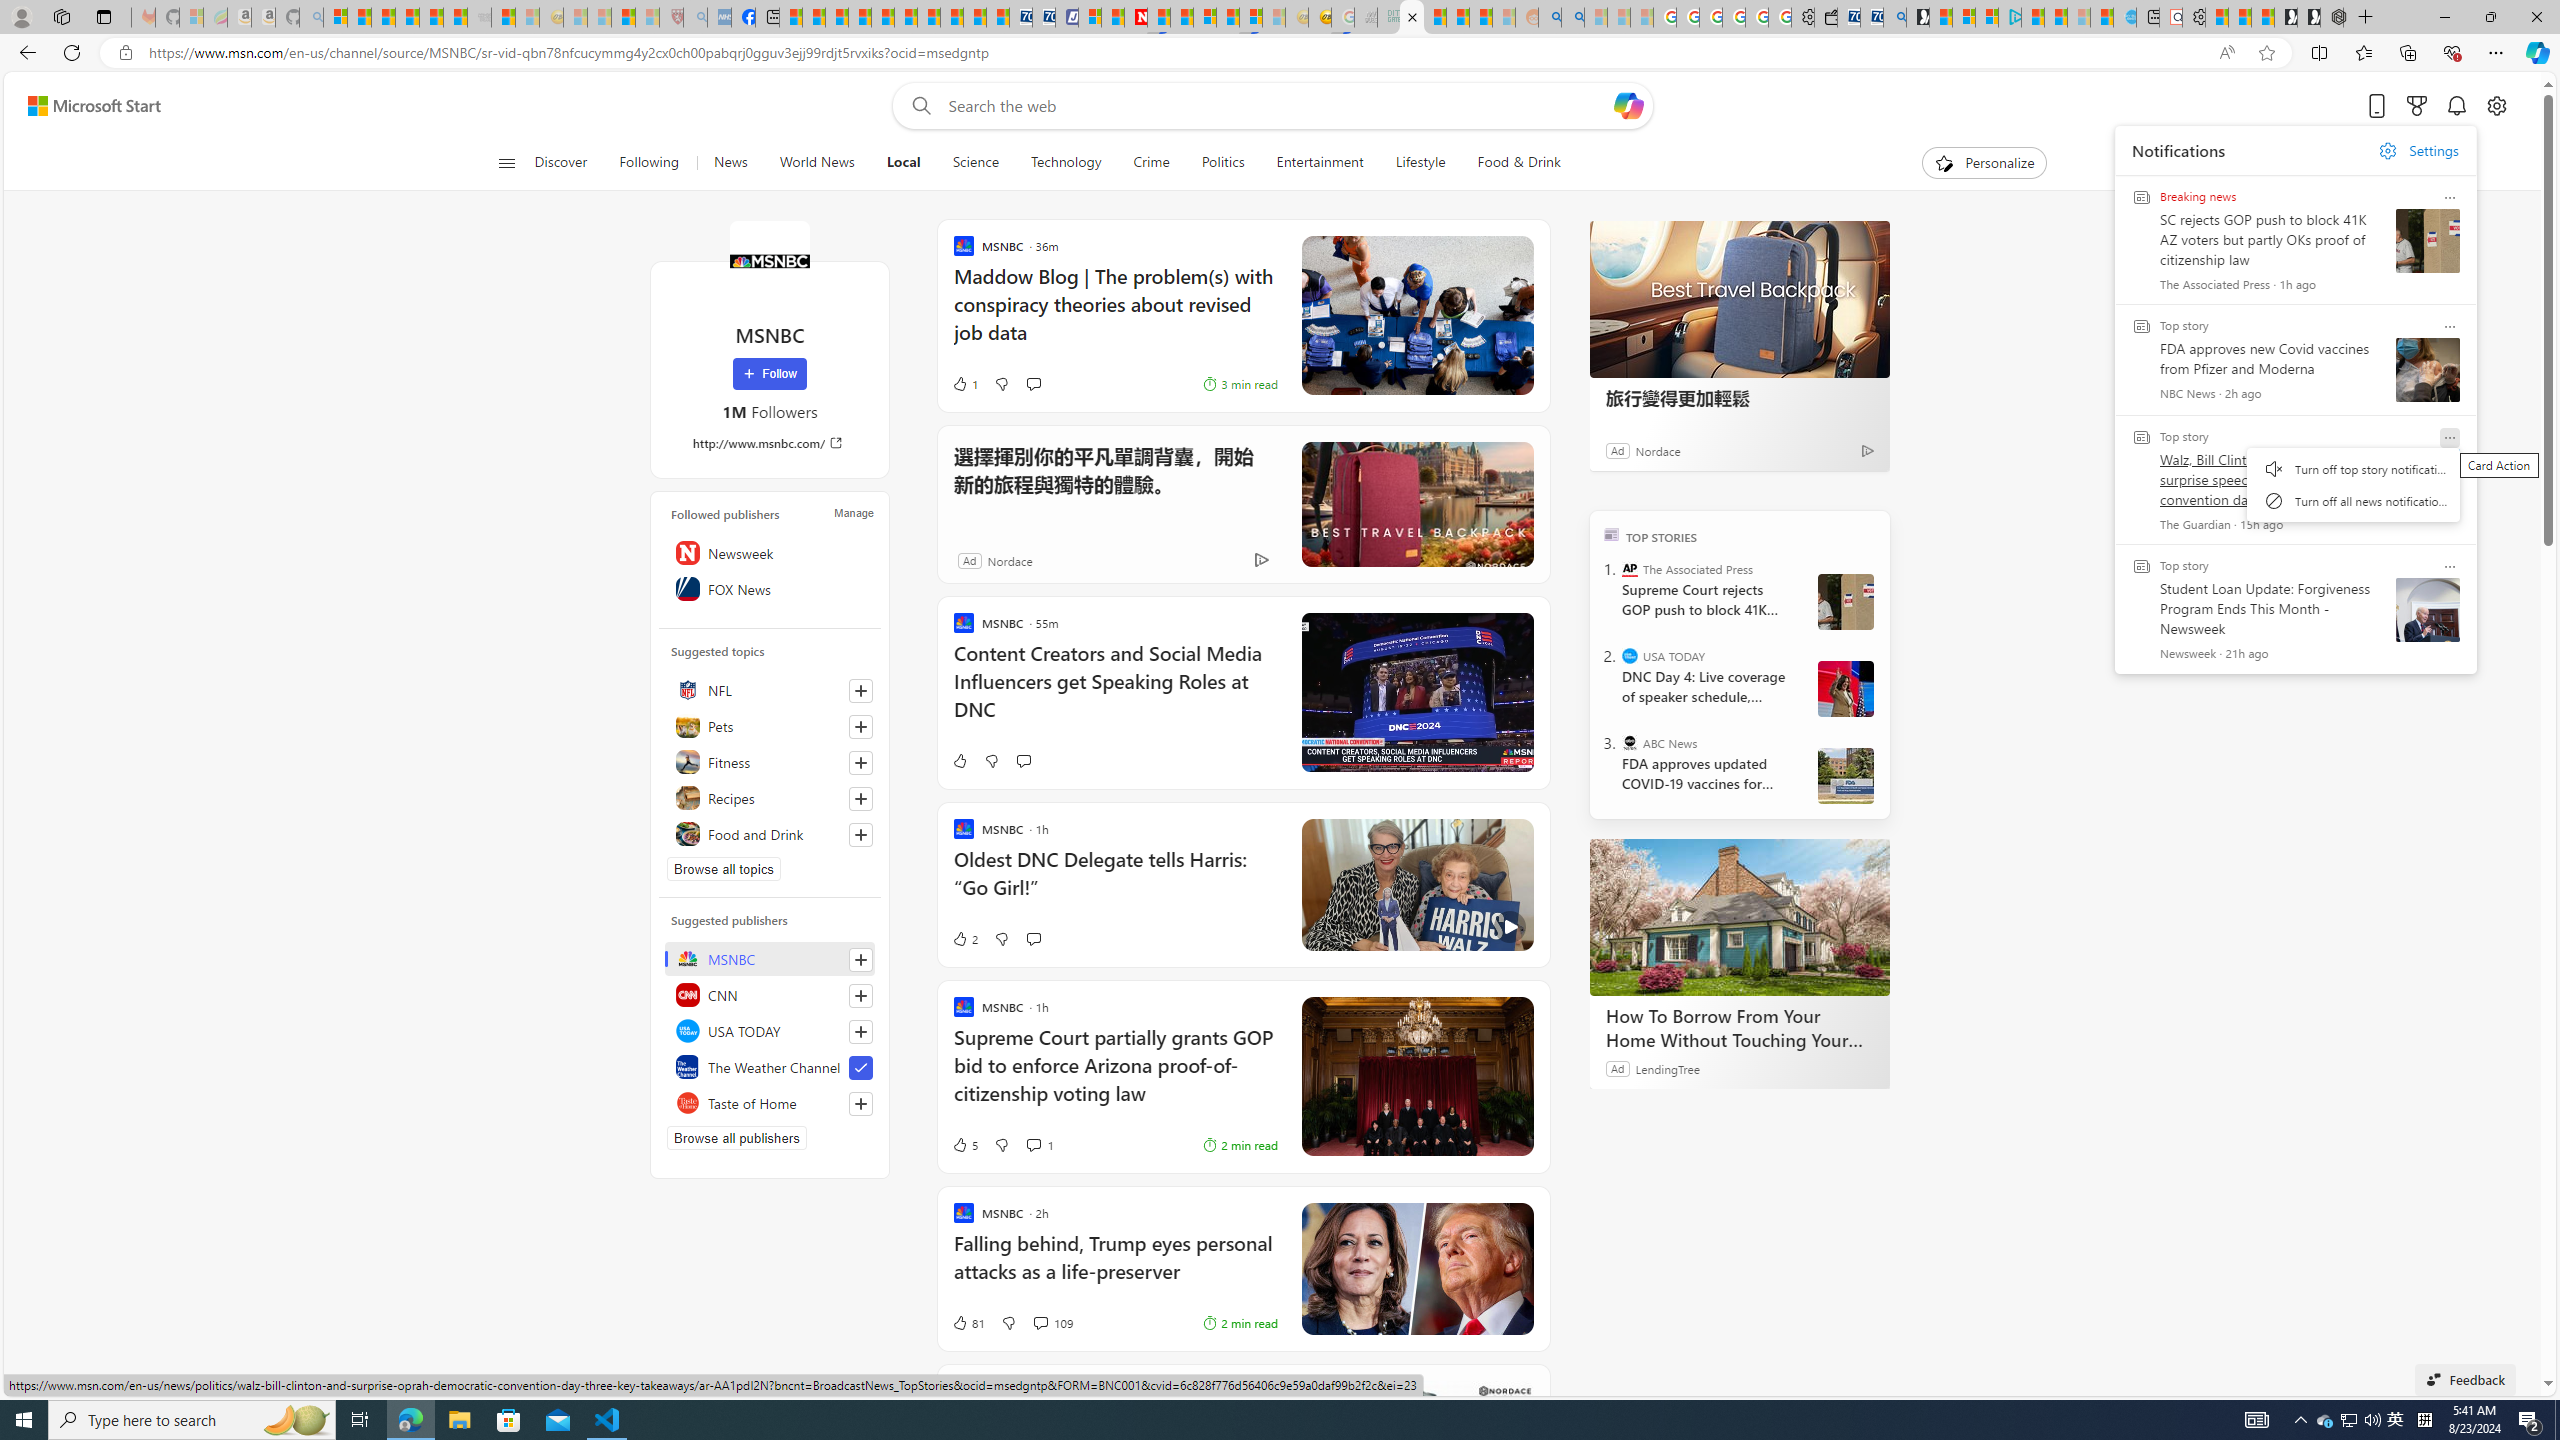 The image size is (2560, 1440). Describe the element at coordinates (2352, 501) in the screenshot. I see `'Turn off all news notifications'` at that location.